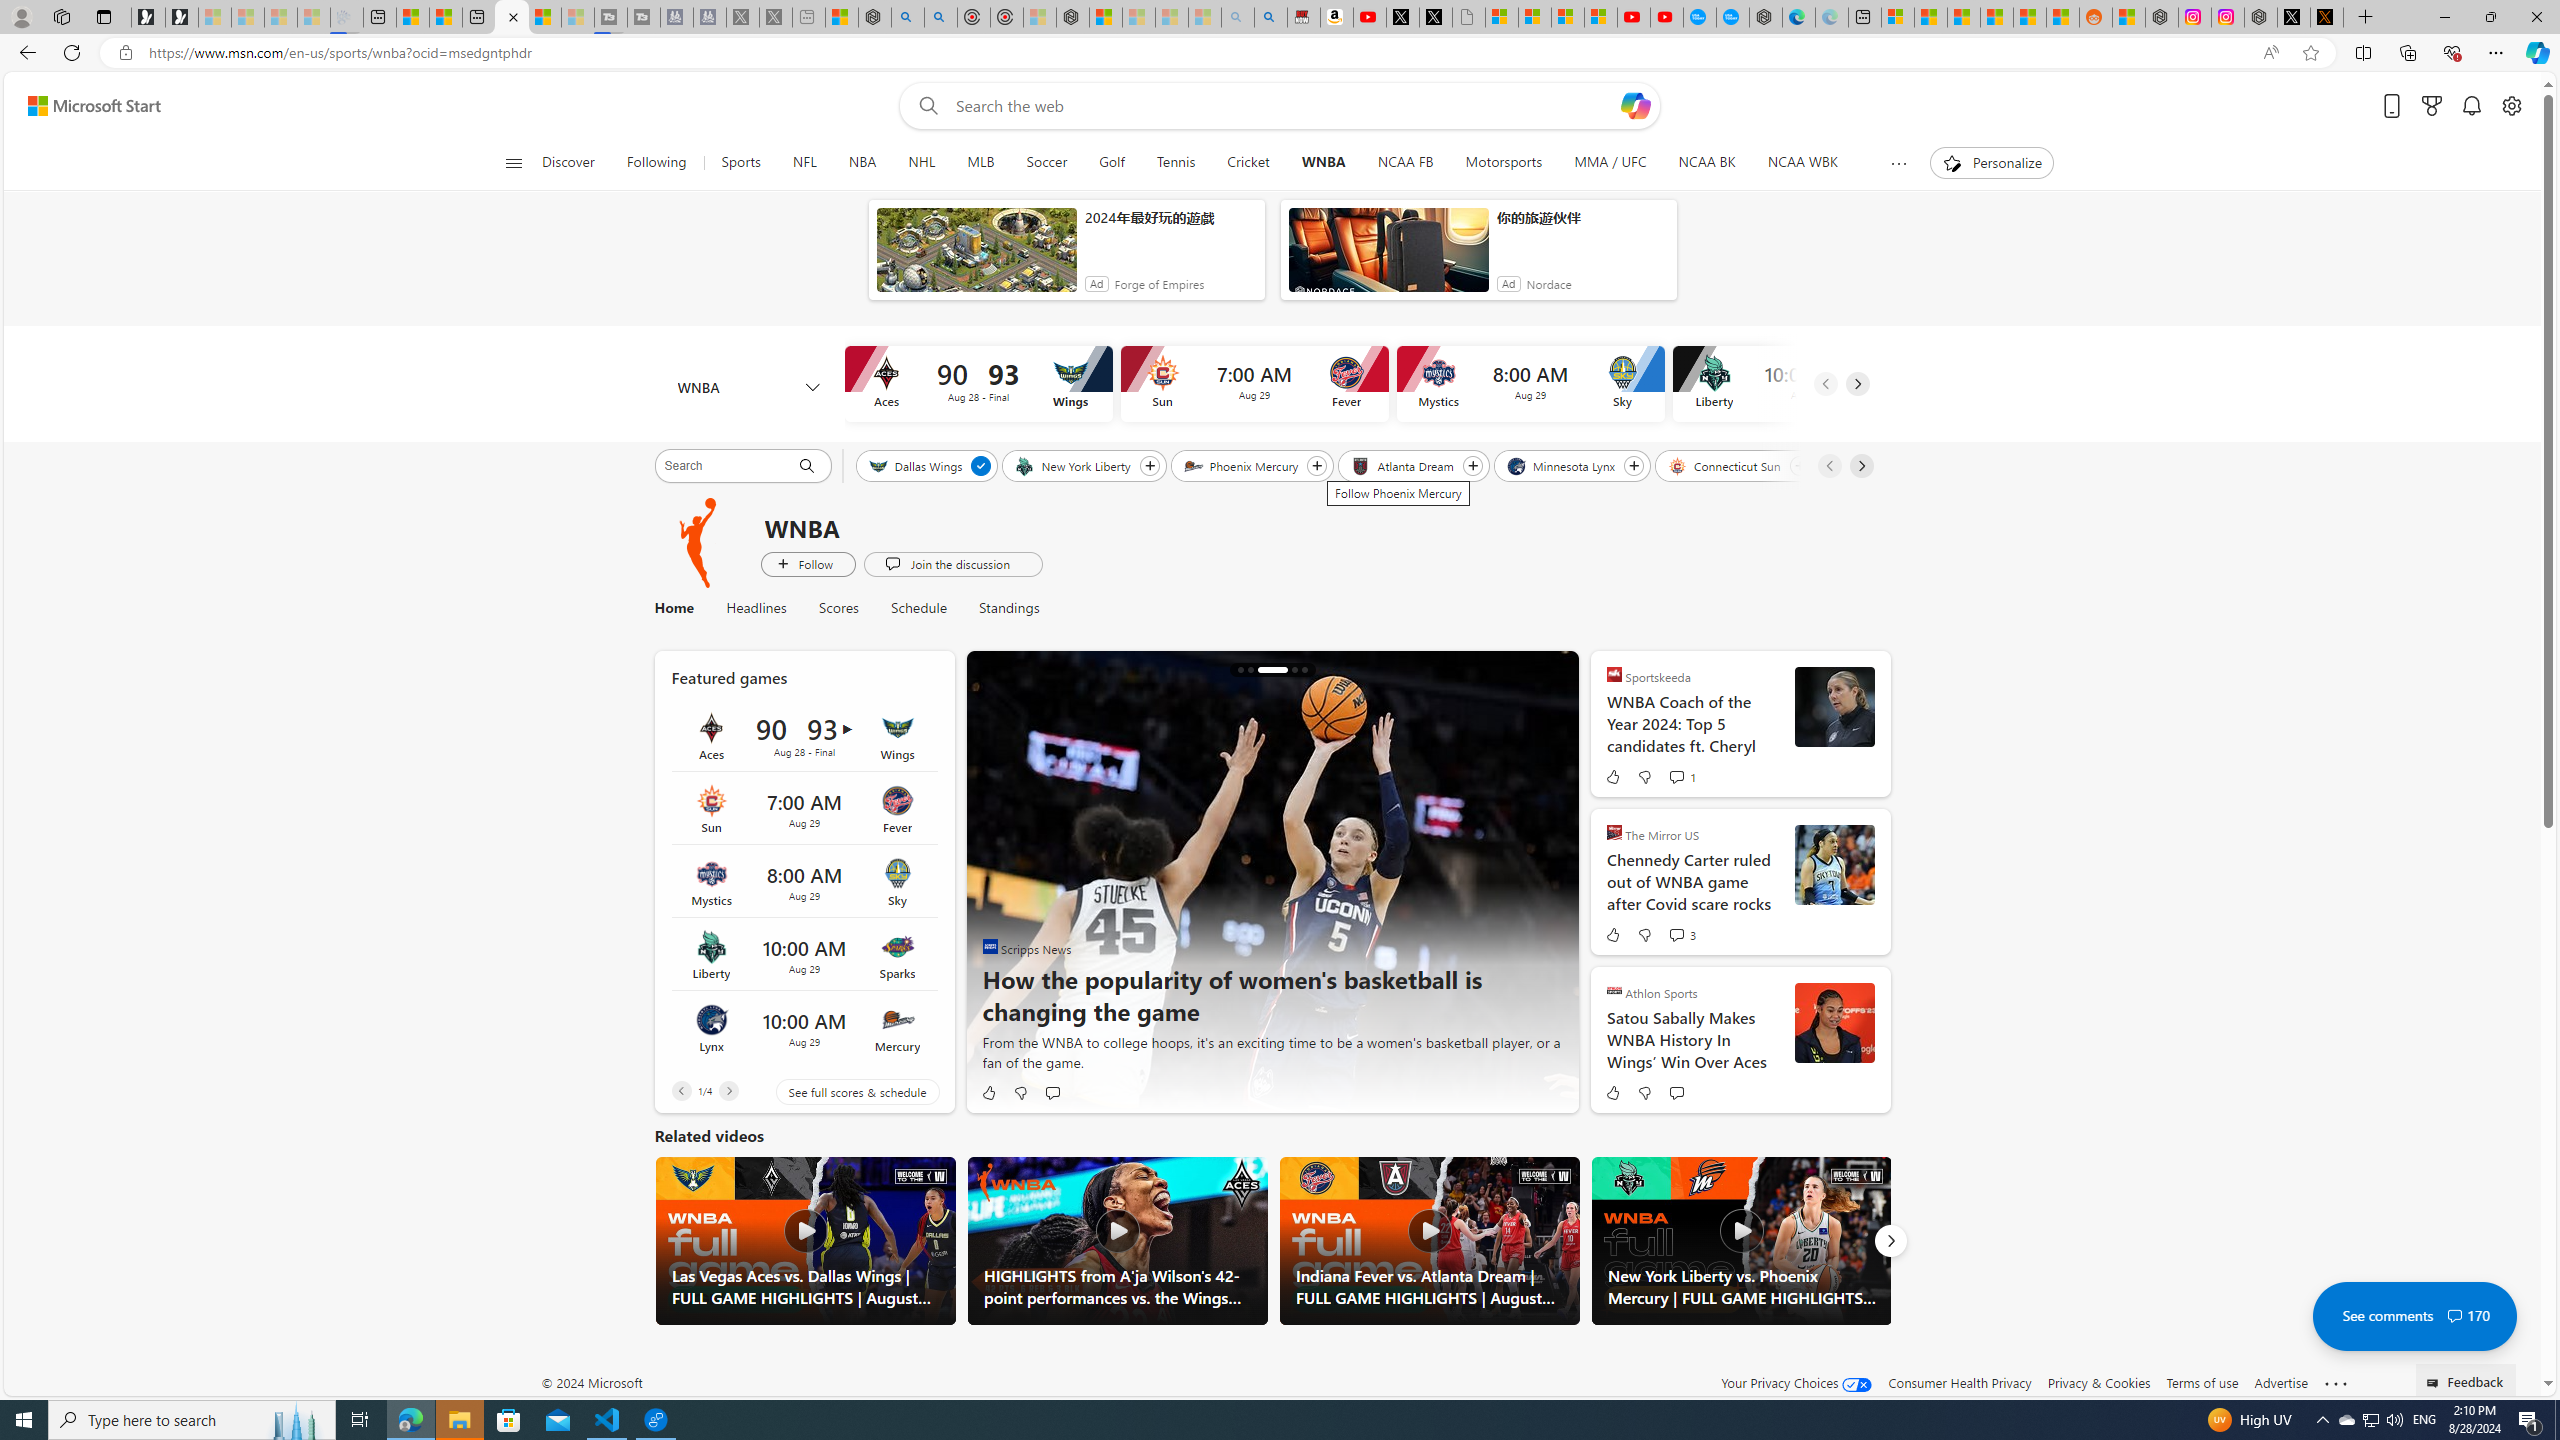 Image resolution: width=2560 pixels, height=1440 pixels. Describe the element at coordinates (2201, 1382) in the screenshot. I see `'Terms of use'` at that location.